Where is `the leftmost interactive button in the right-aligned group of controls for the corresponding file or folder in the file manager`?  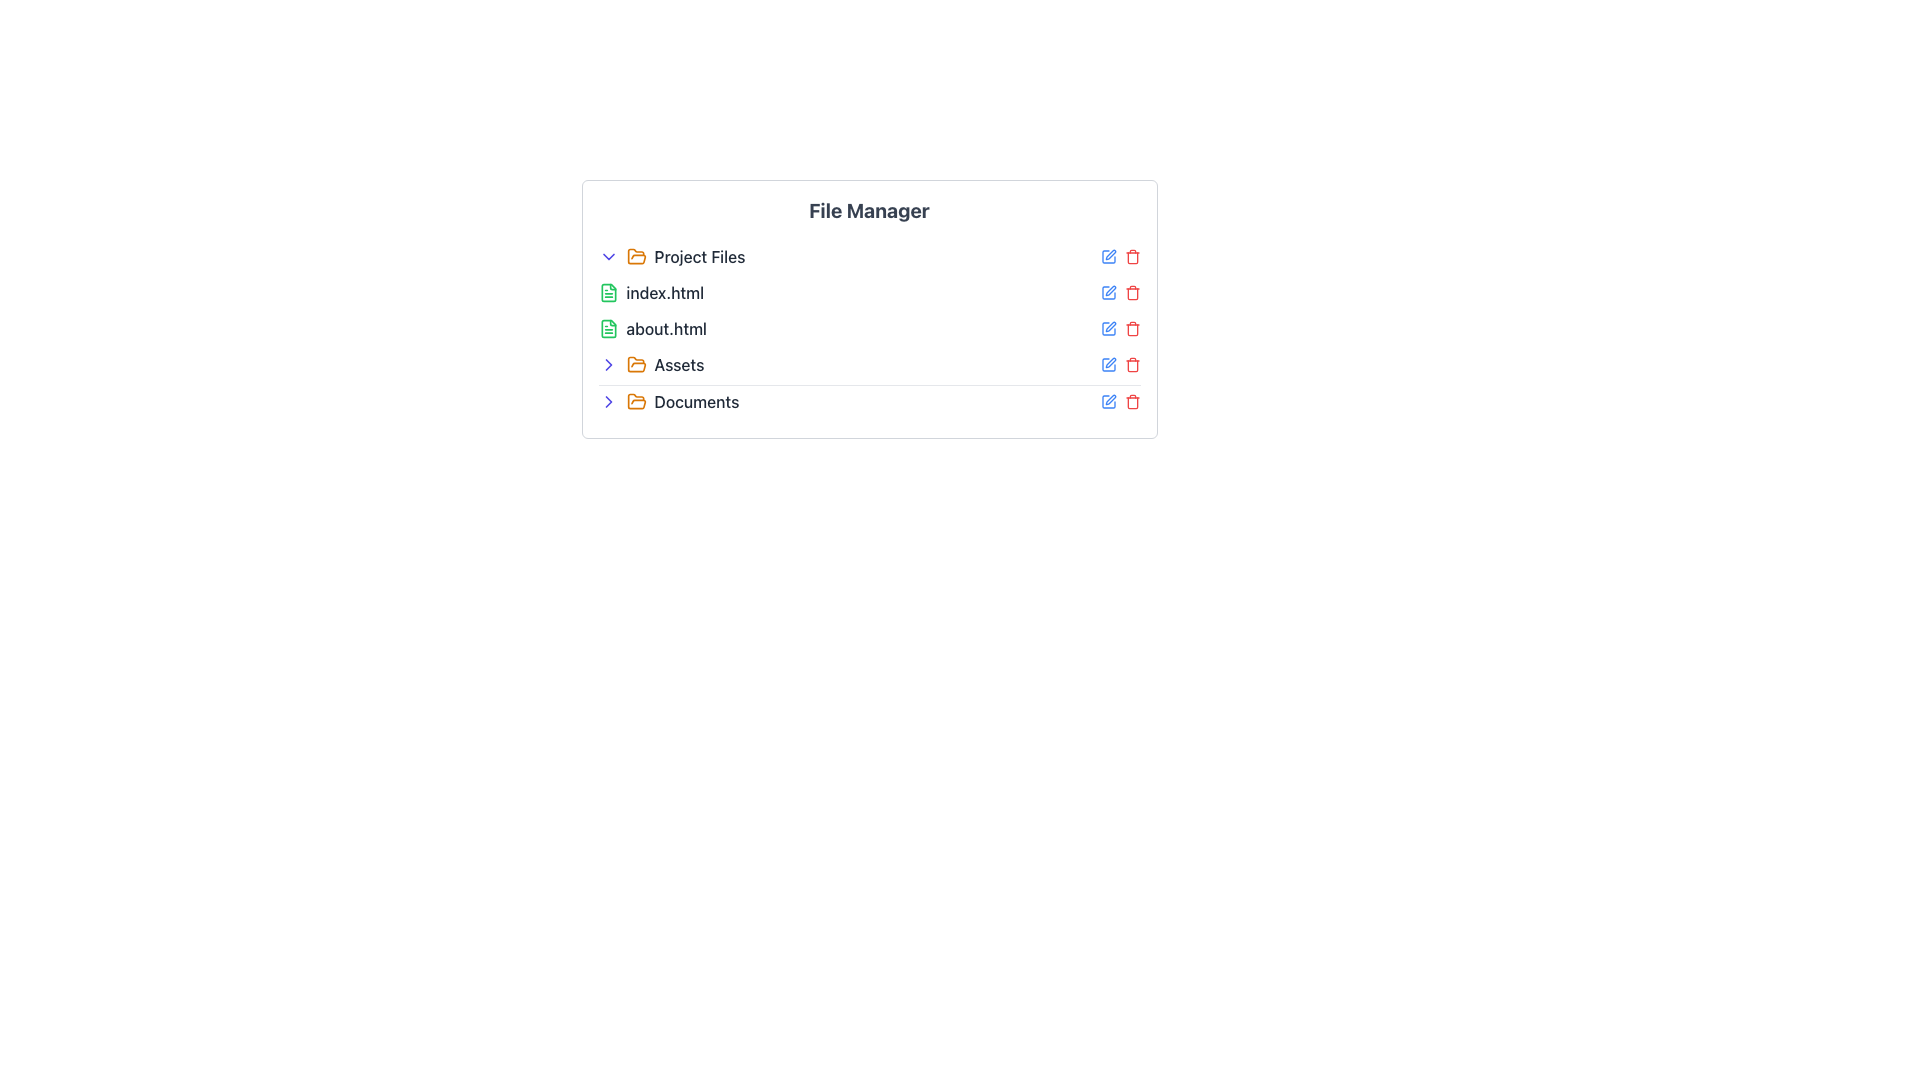
the leftmost interactive button in the right-aligned group of controls for the corresponding file or folder in the file manager is located at coordinates (1107, 401).